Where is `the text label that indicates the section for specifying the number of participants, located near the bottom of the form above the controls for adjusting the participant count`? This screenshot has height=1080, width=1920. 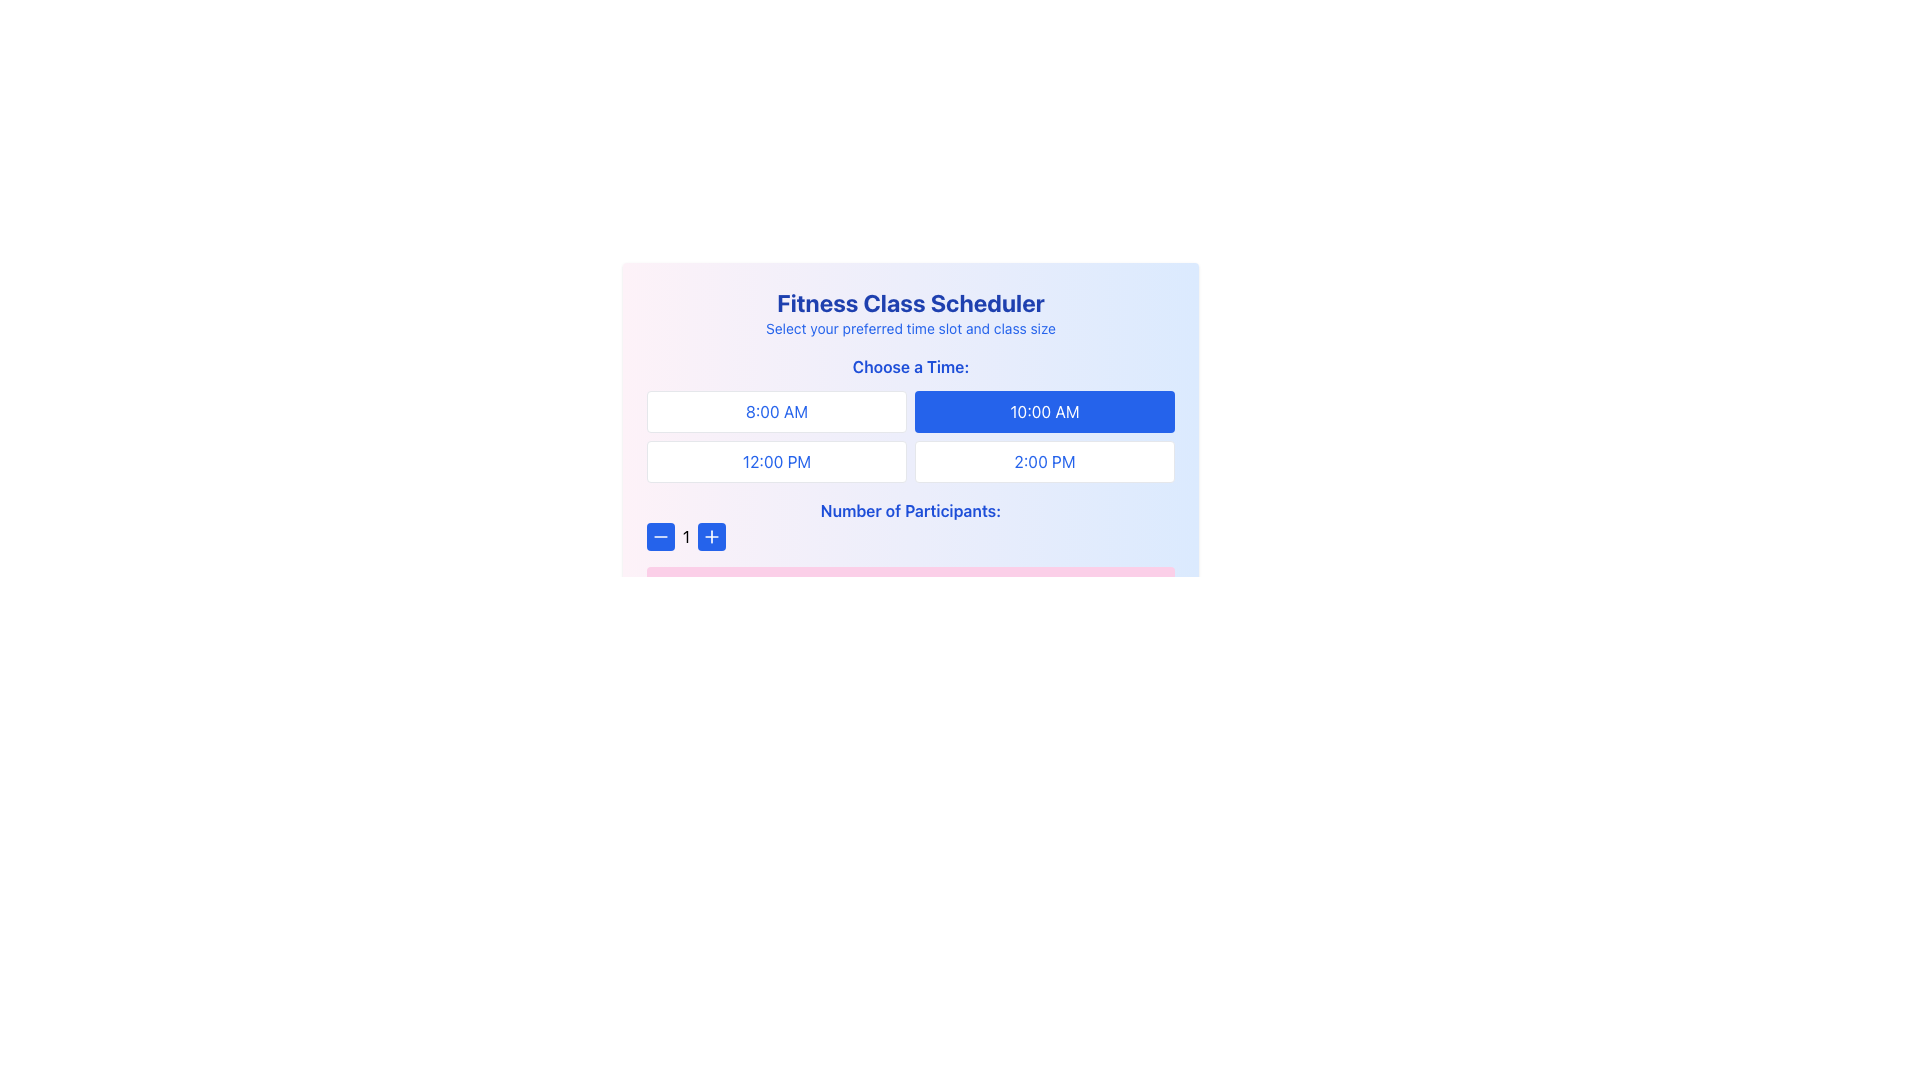 the text label that indicates the section for specifying the number of participants, located near the bottom of the form above the controls for adjusting the participant count is located at coordinates (910, 509).